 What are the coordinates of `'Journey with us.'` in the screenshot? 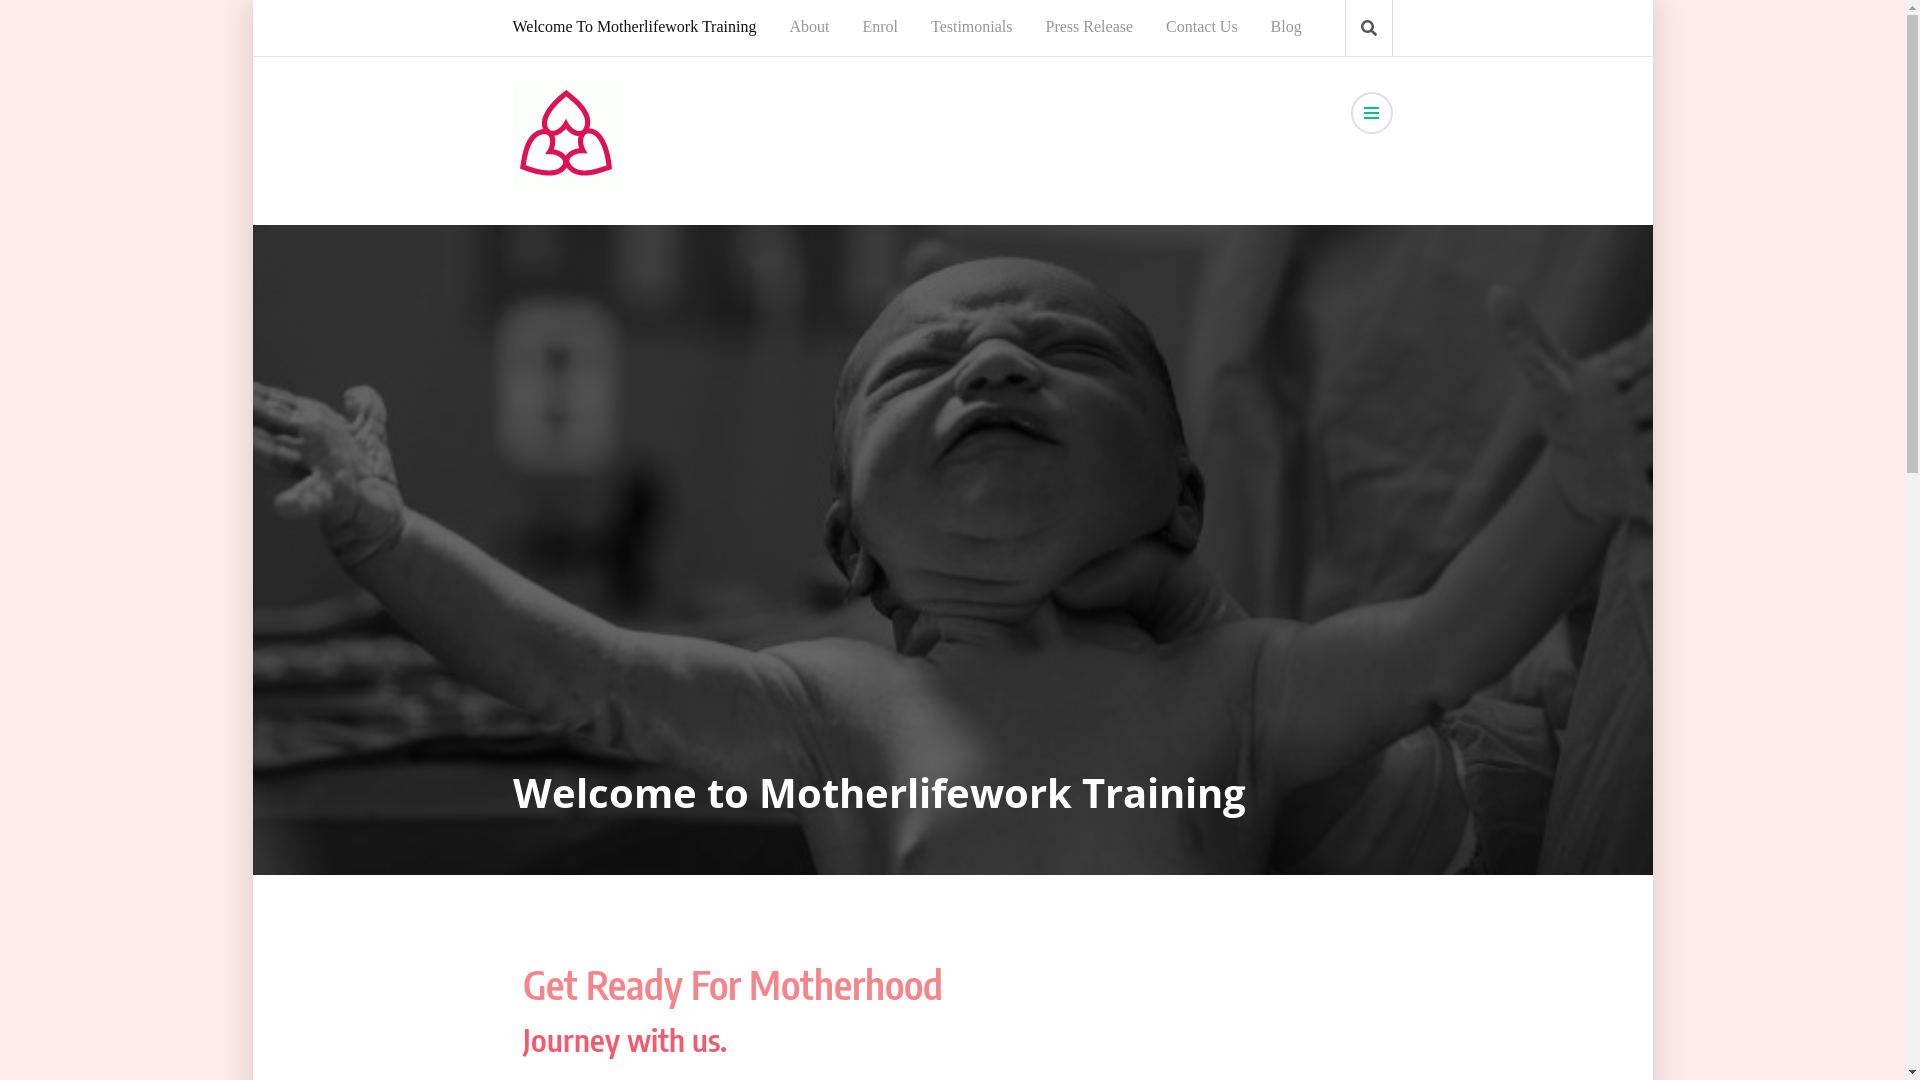 It's located at (623, 1038).